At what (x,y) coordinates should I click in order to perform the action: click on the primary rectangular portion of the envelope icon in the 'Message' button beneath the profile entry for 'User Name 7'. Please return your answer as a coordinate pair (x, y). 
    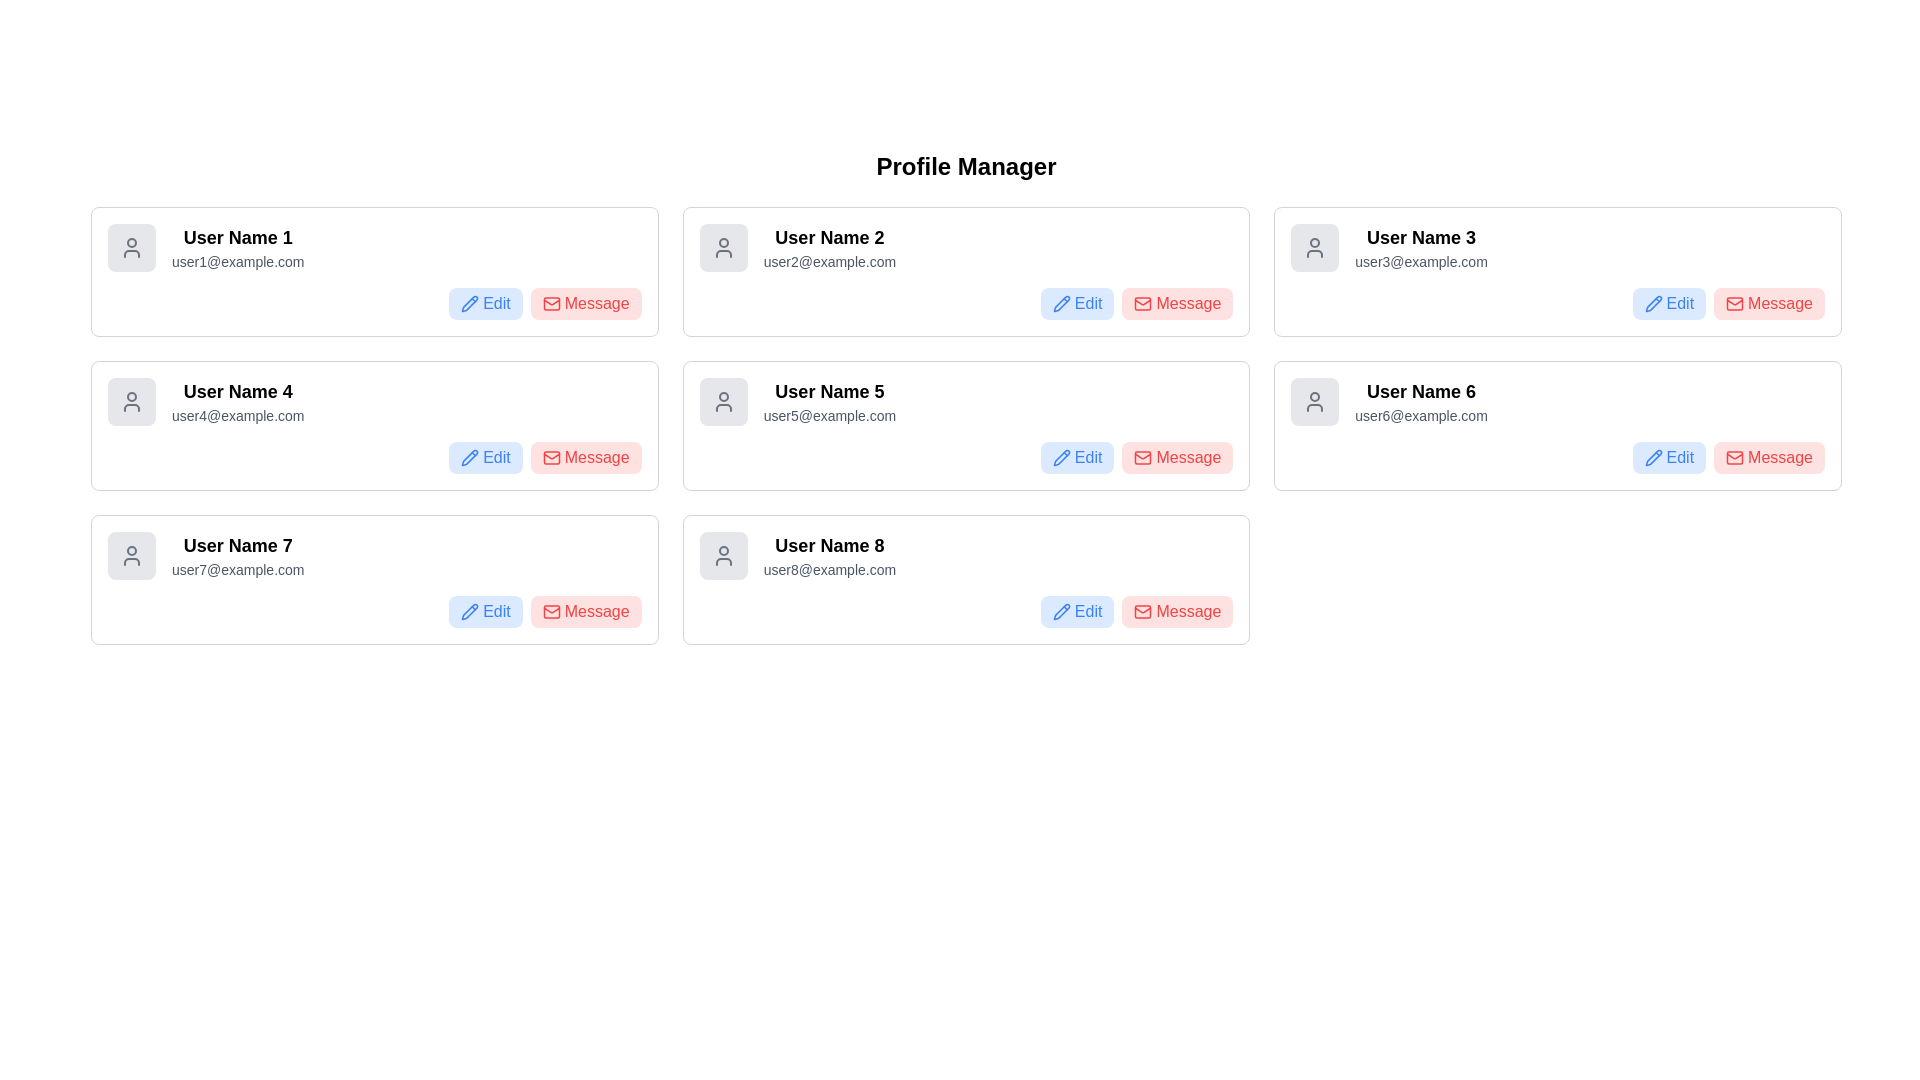
    Looking at the image, I should click on (551, 611).